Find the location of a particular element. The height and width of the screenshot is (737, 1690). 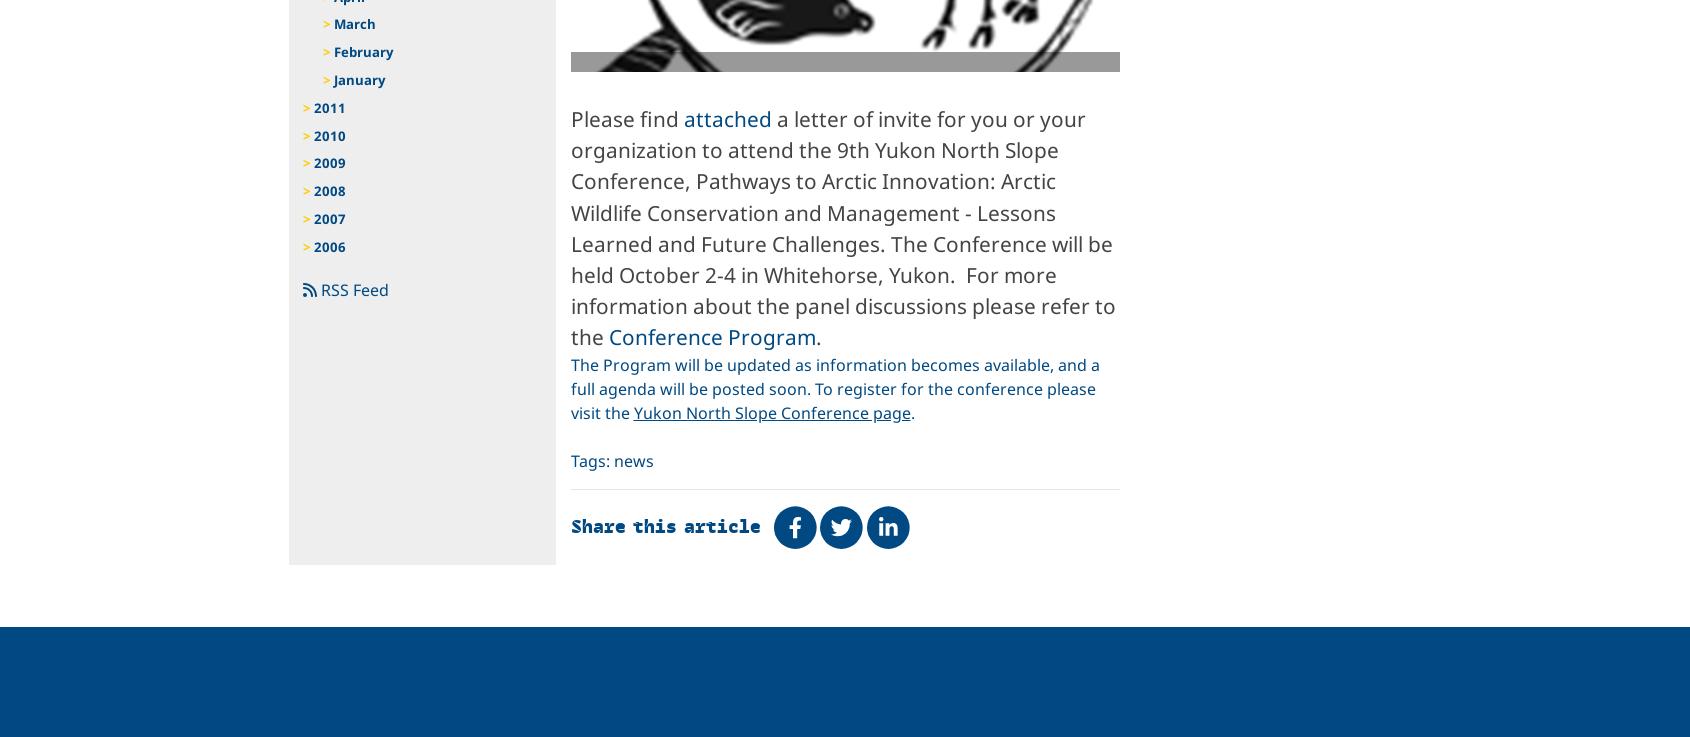

'attached' is located at coordinates (681, 116).